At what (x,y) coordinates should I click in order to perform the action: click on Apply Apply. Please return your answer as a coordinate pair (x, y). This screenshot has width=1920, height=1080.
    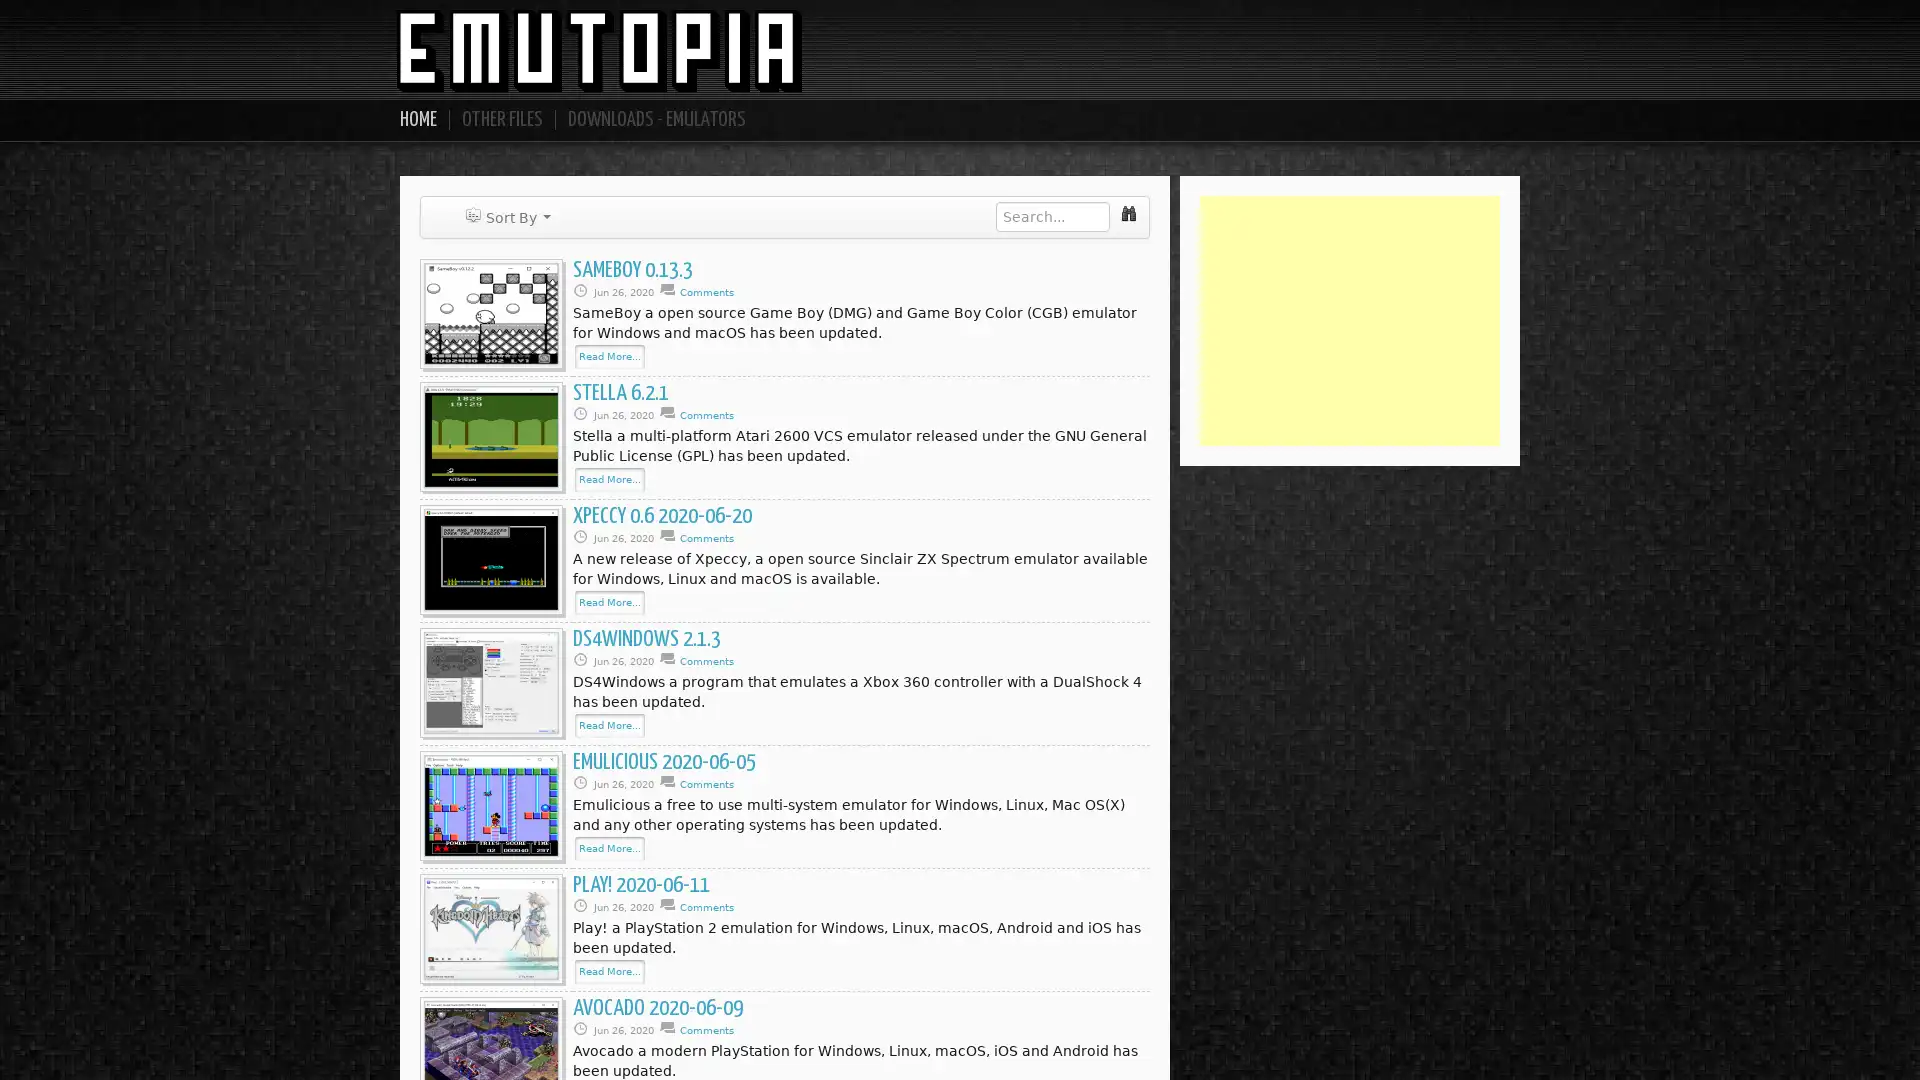
    Looking at the image, I should click on (1030, 275).